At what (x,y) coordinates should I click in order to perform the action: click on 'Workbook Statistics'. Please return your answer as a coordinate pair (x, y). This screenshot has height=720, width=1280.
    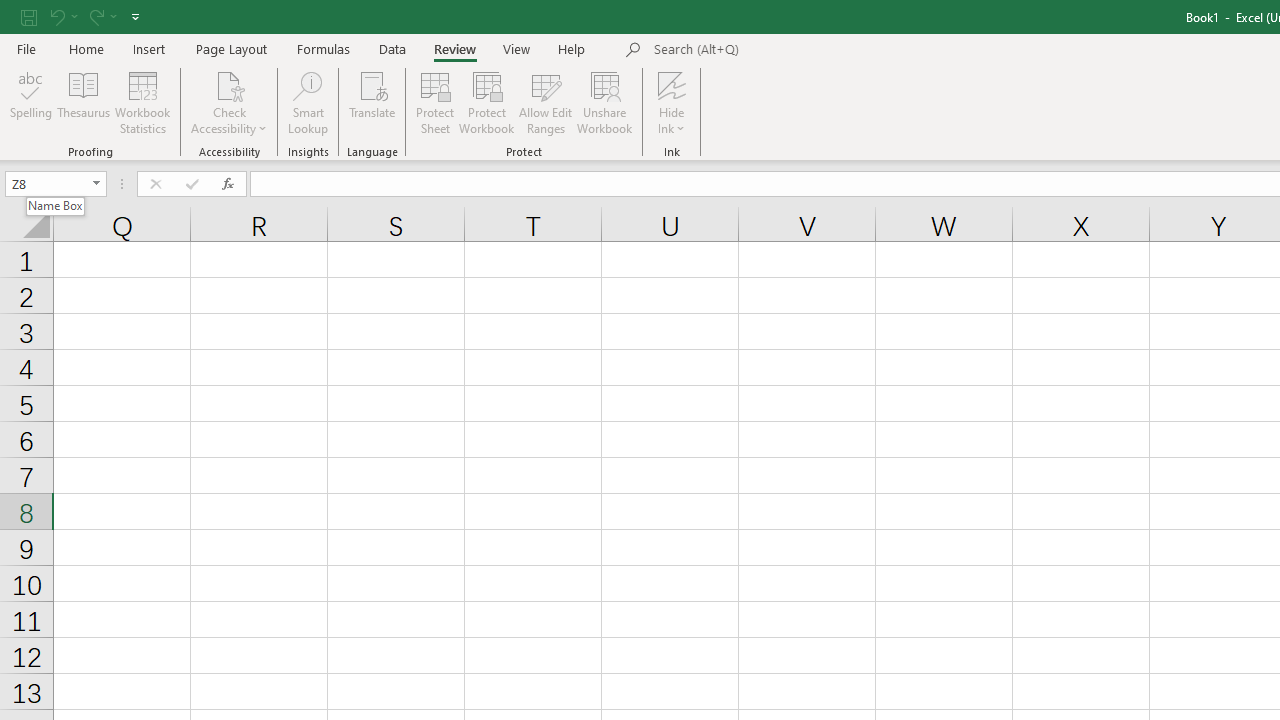
    Looking at the image, I should click on (141, 103).